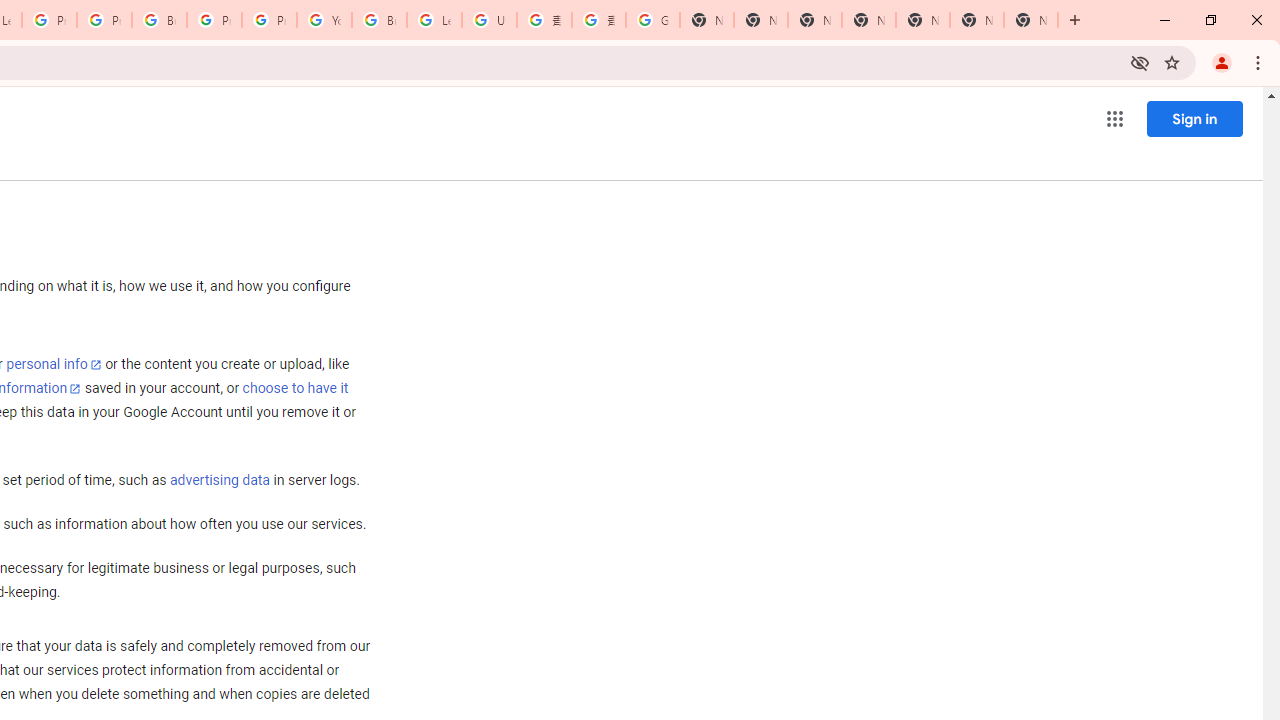 The width and height of the screenshot is (1280, 720). What do you see at coordinates (324, 20) in the screenshot?
I see `'YouTube'` at bounding box center [324, 20].